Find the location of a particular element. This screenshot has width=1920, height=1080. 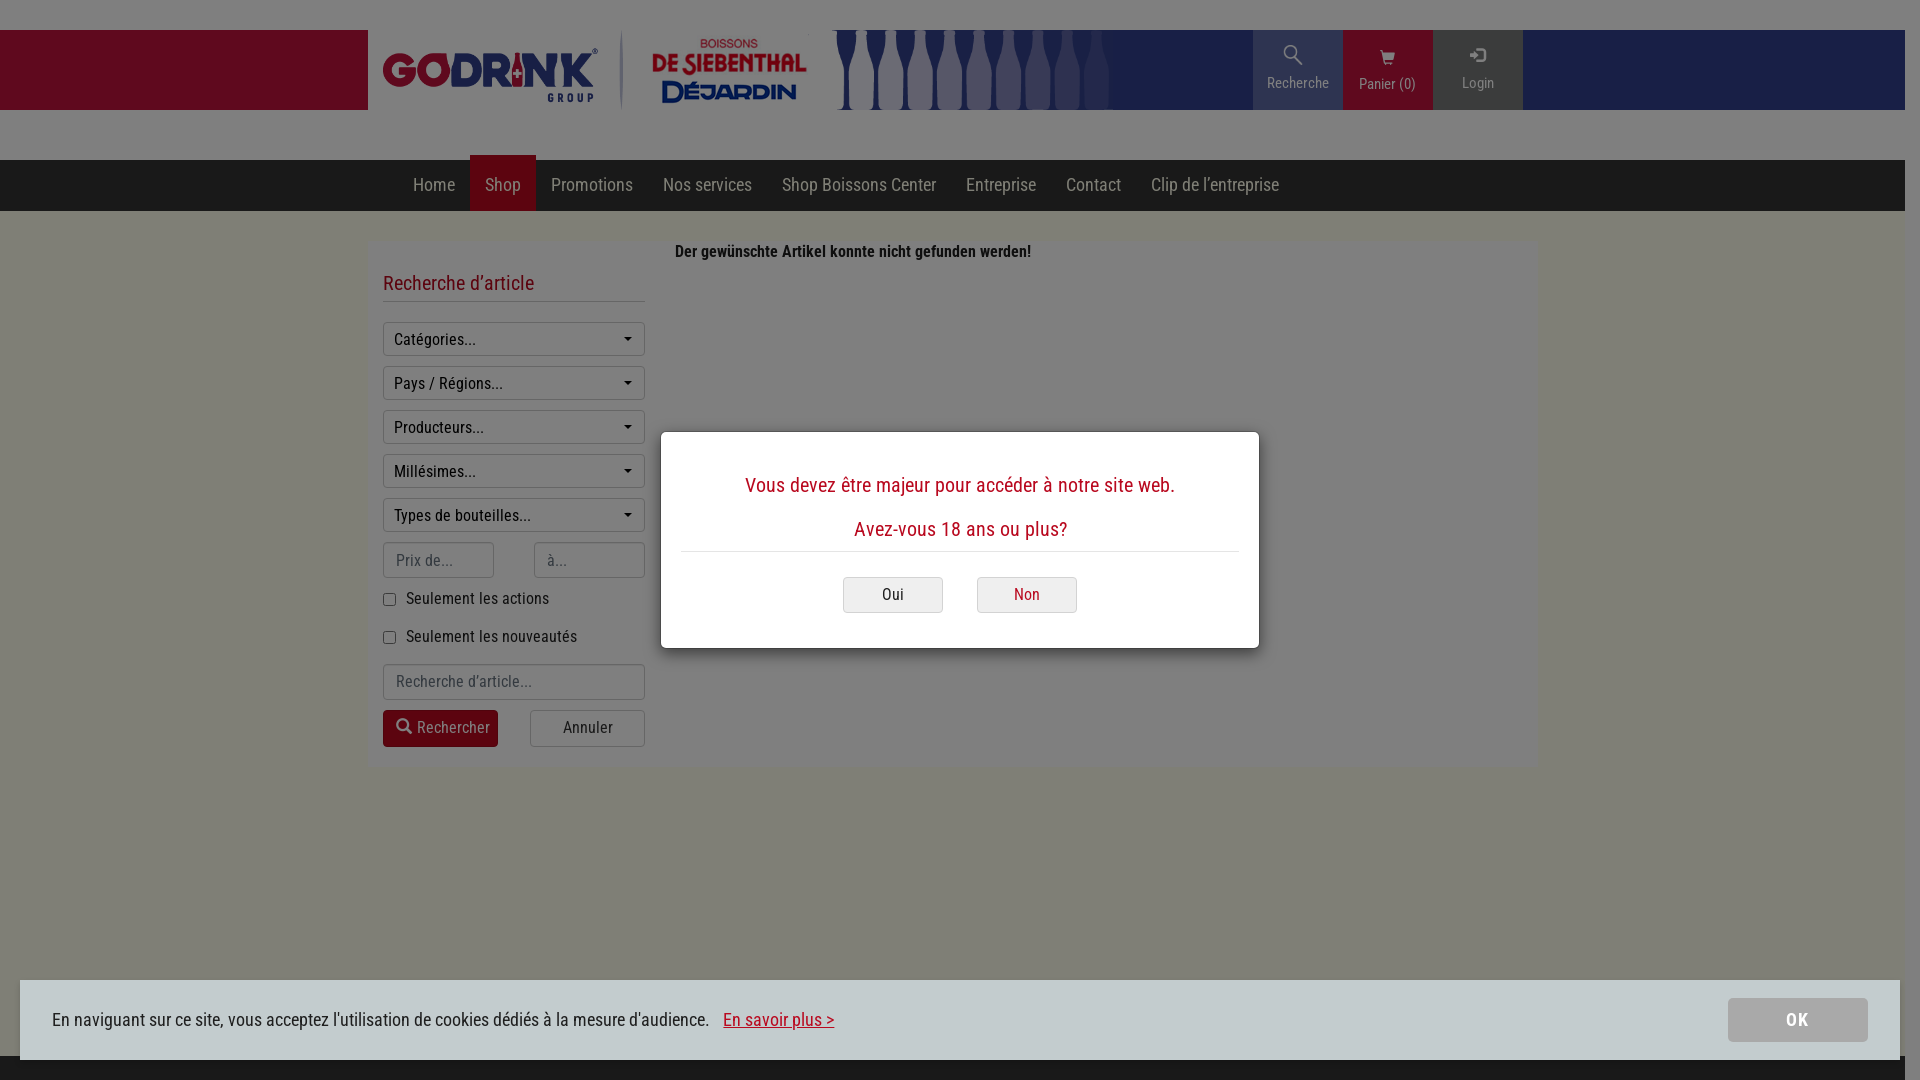

'Contact' is located at coordinates (1091, 185).